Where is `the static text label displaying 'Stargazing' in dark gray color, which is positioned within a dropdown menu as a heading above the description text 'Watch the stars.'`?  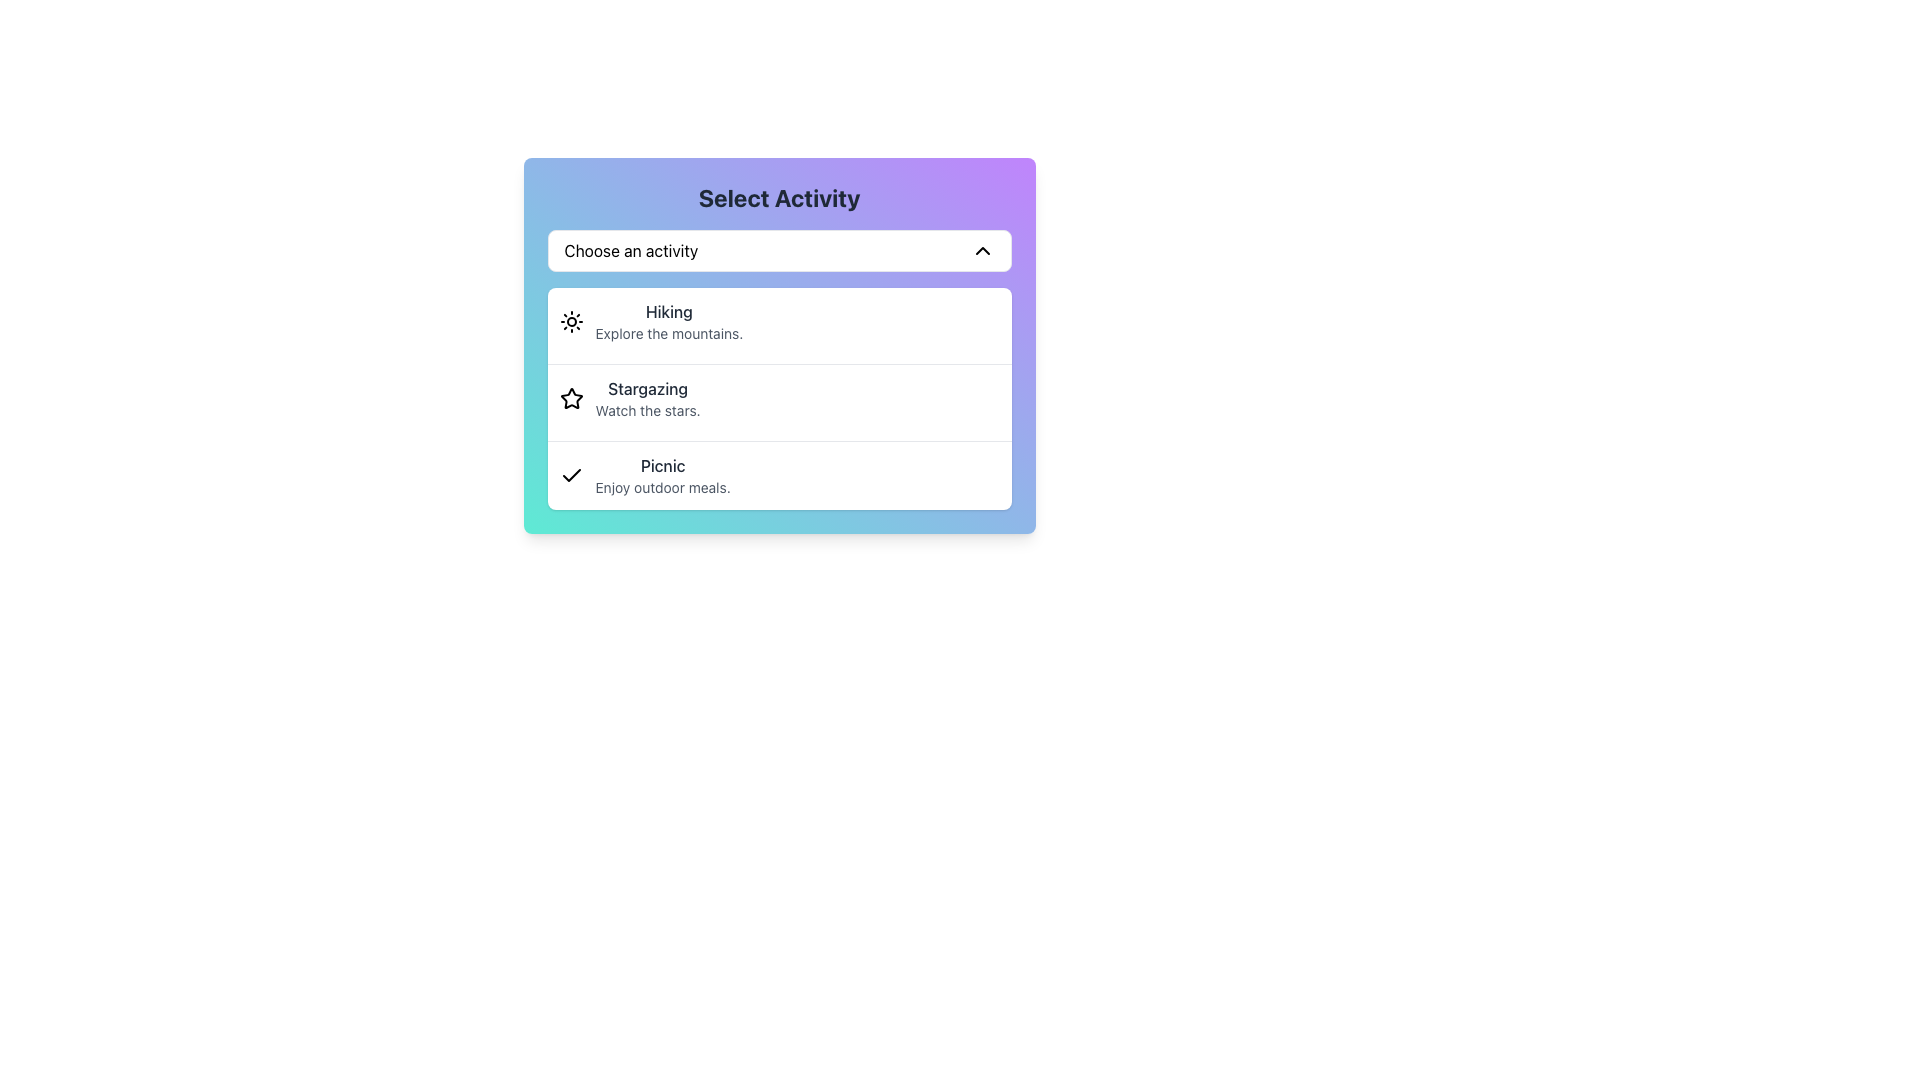
the static text label displaying 'Stargazing' in dark gray color, which is positioned within a dropdown menu as a heading above the description text 'Watch the stars.' is located at coordinates (648, 389).